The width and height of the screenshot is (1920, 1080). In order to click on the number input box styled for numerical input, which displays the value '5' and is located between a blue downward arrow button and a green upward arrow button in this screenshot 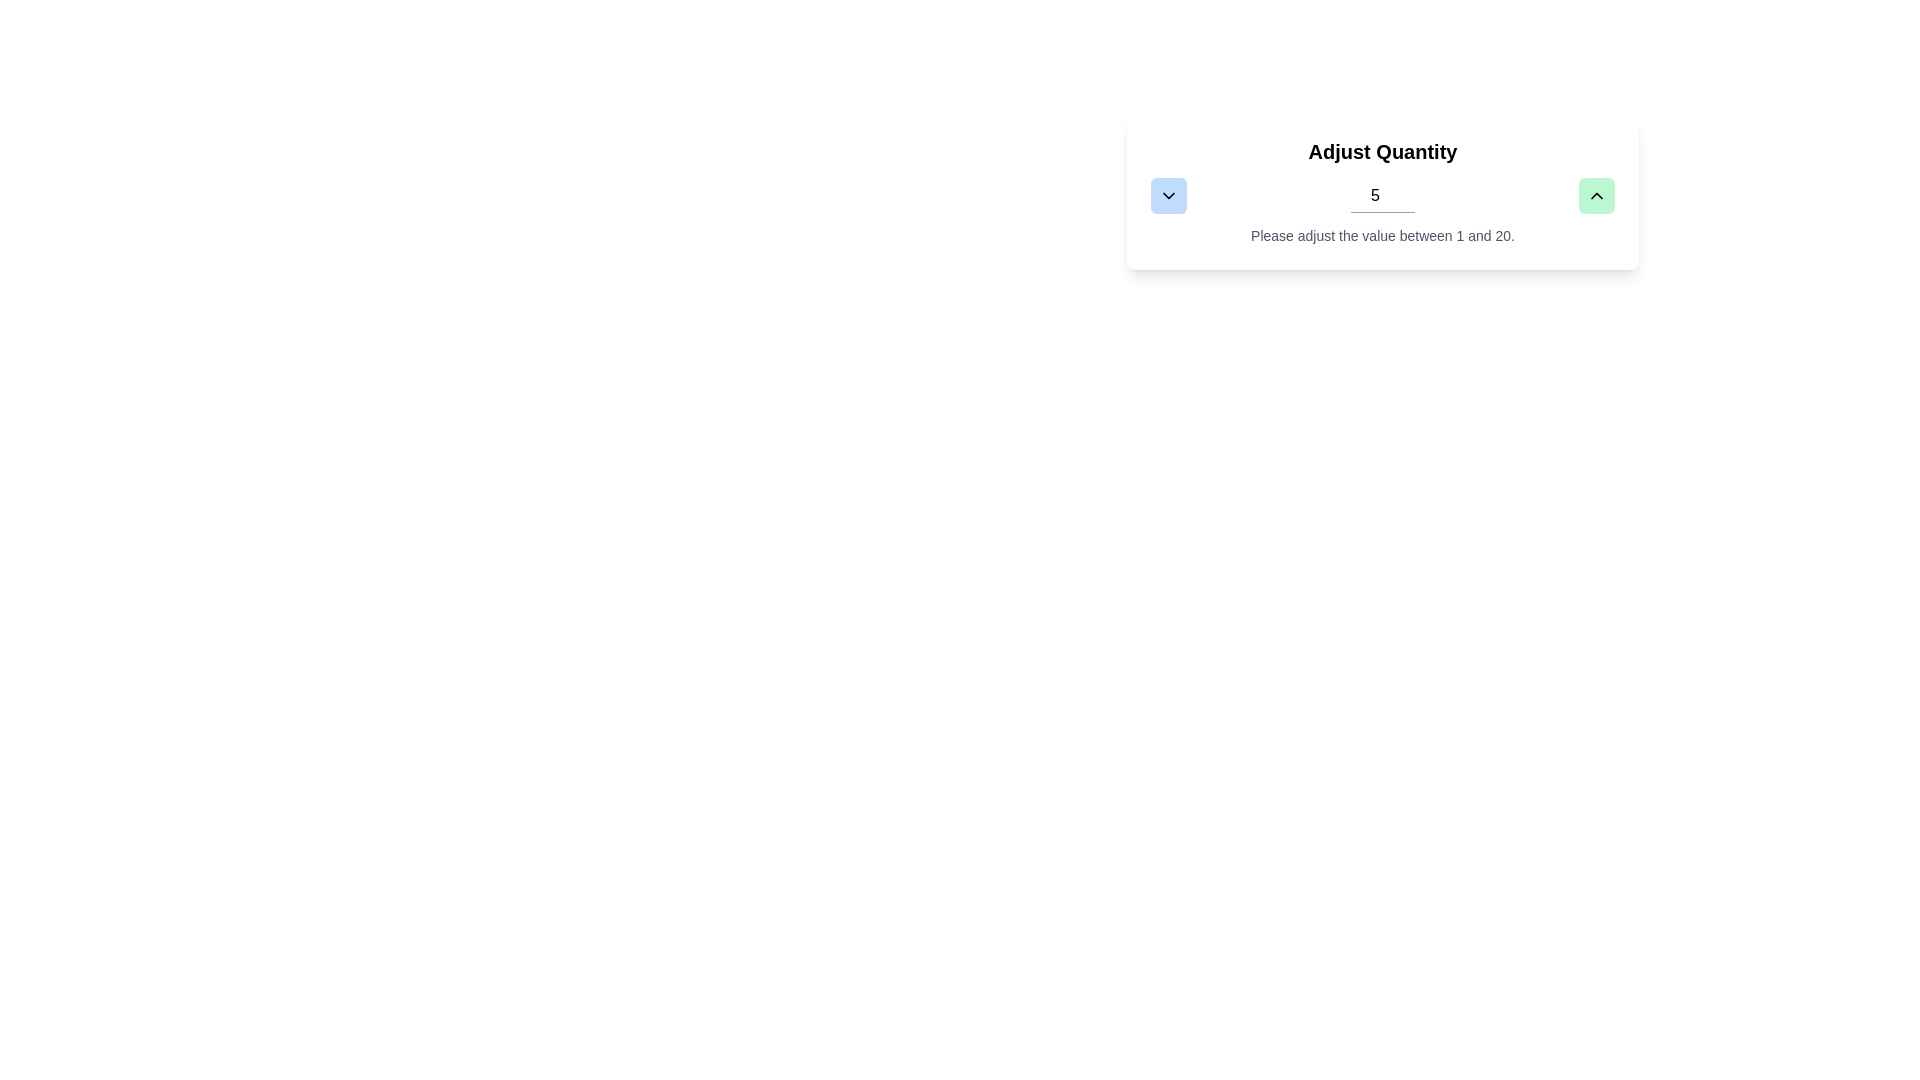, I will do `click(1381, 196)`.